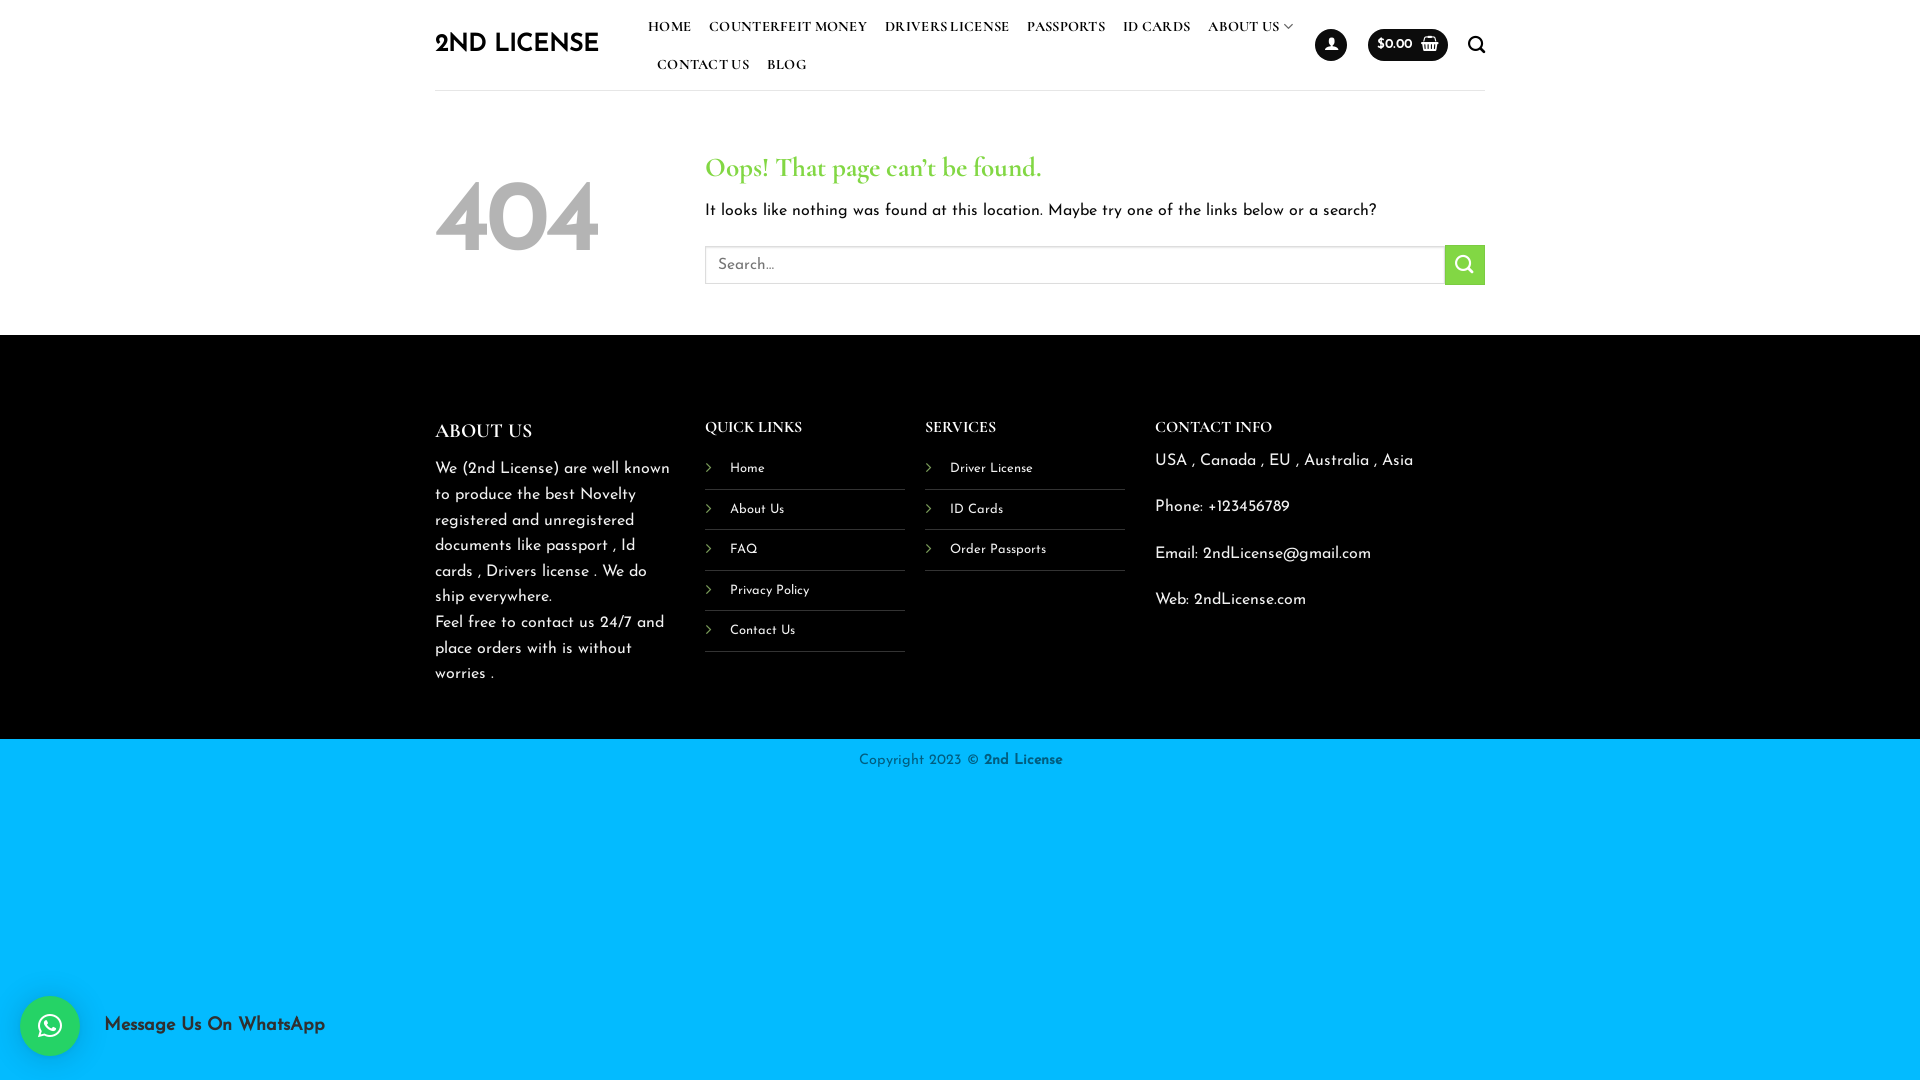 This screenshot has width=1920, height=1080. Describe the element at coordinates (786, 27) in the screenshot. I see `'COUNTERFEIT MONEY'` at that location.